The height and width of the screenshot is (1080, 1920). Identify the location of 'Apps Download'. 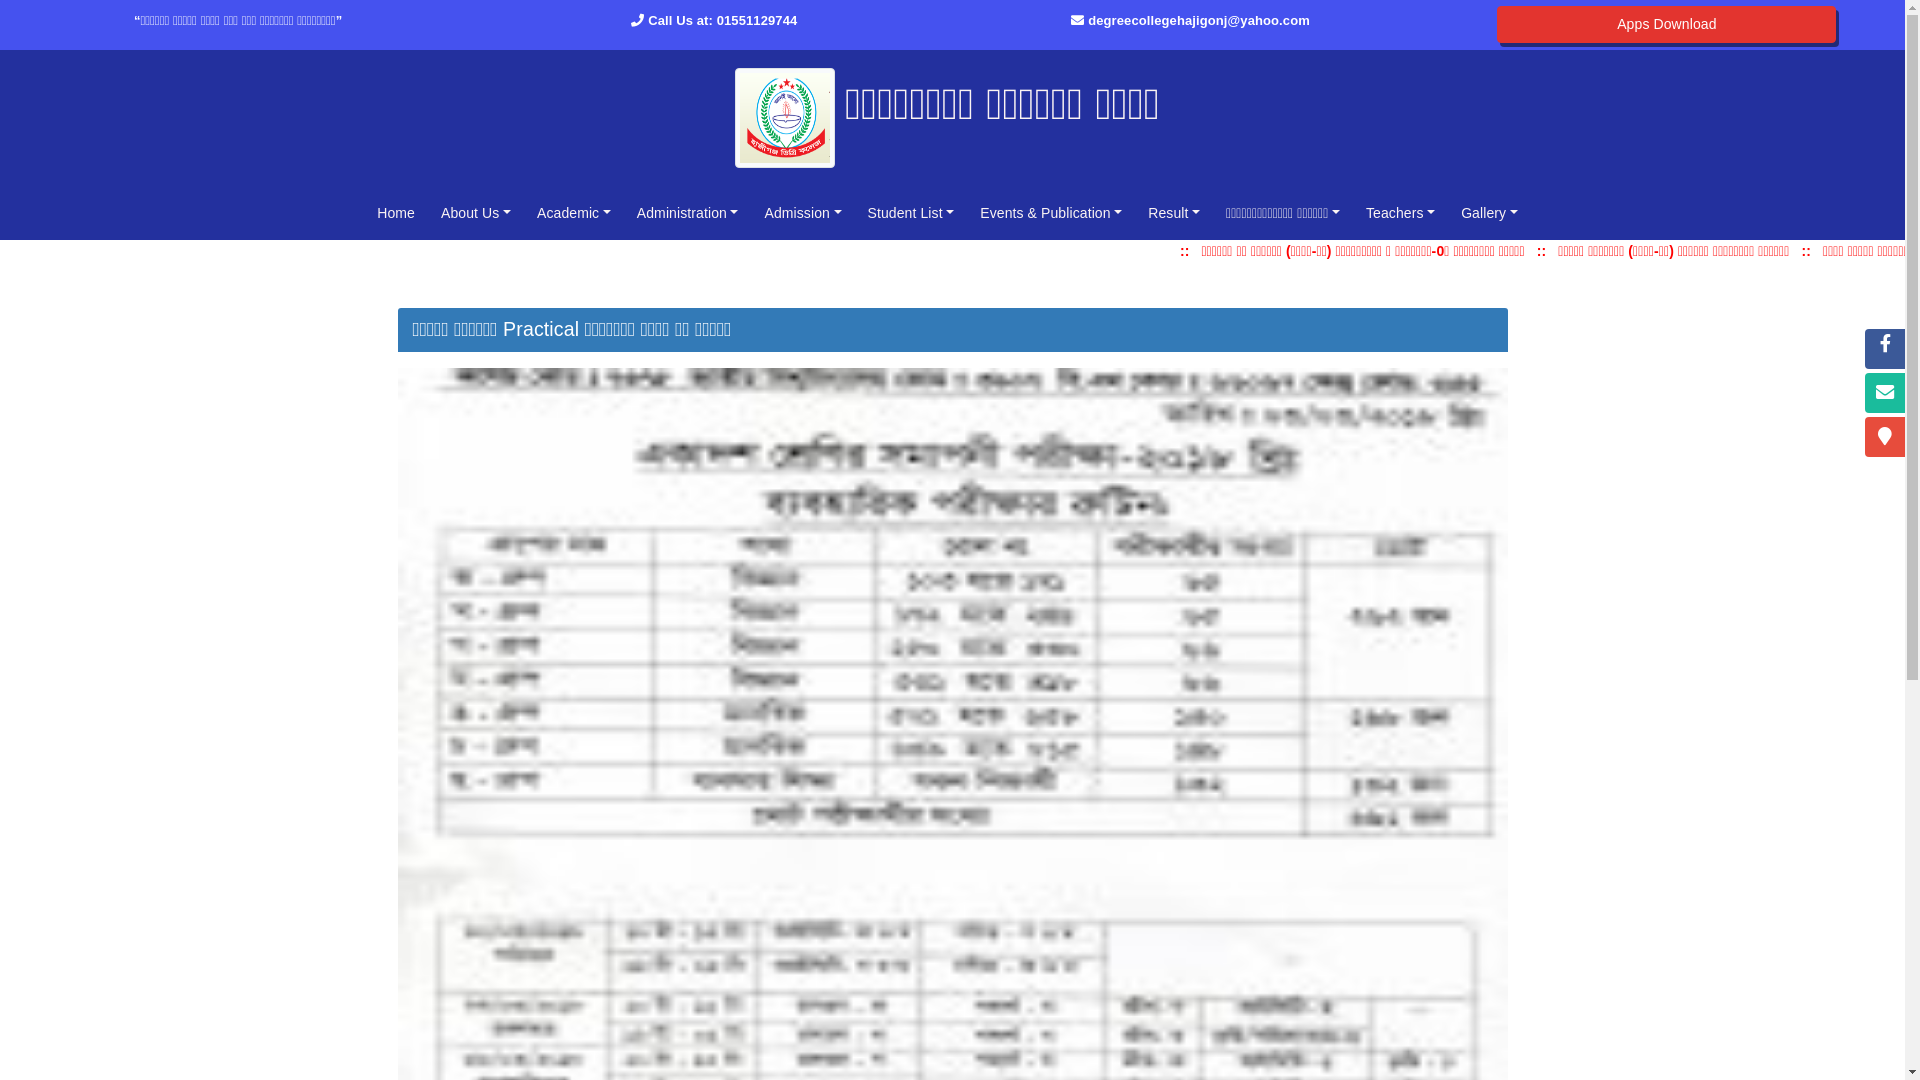
(1666, 24).